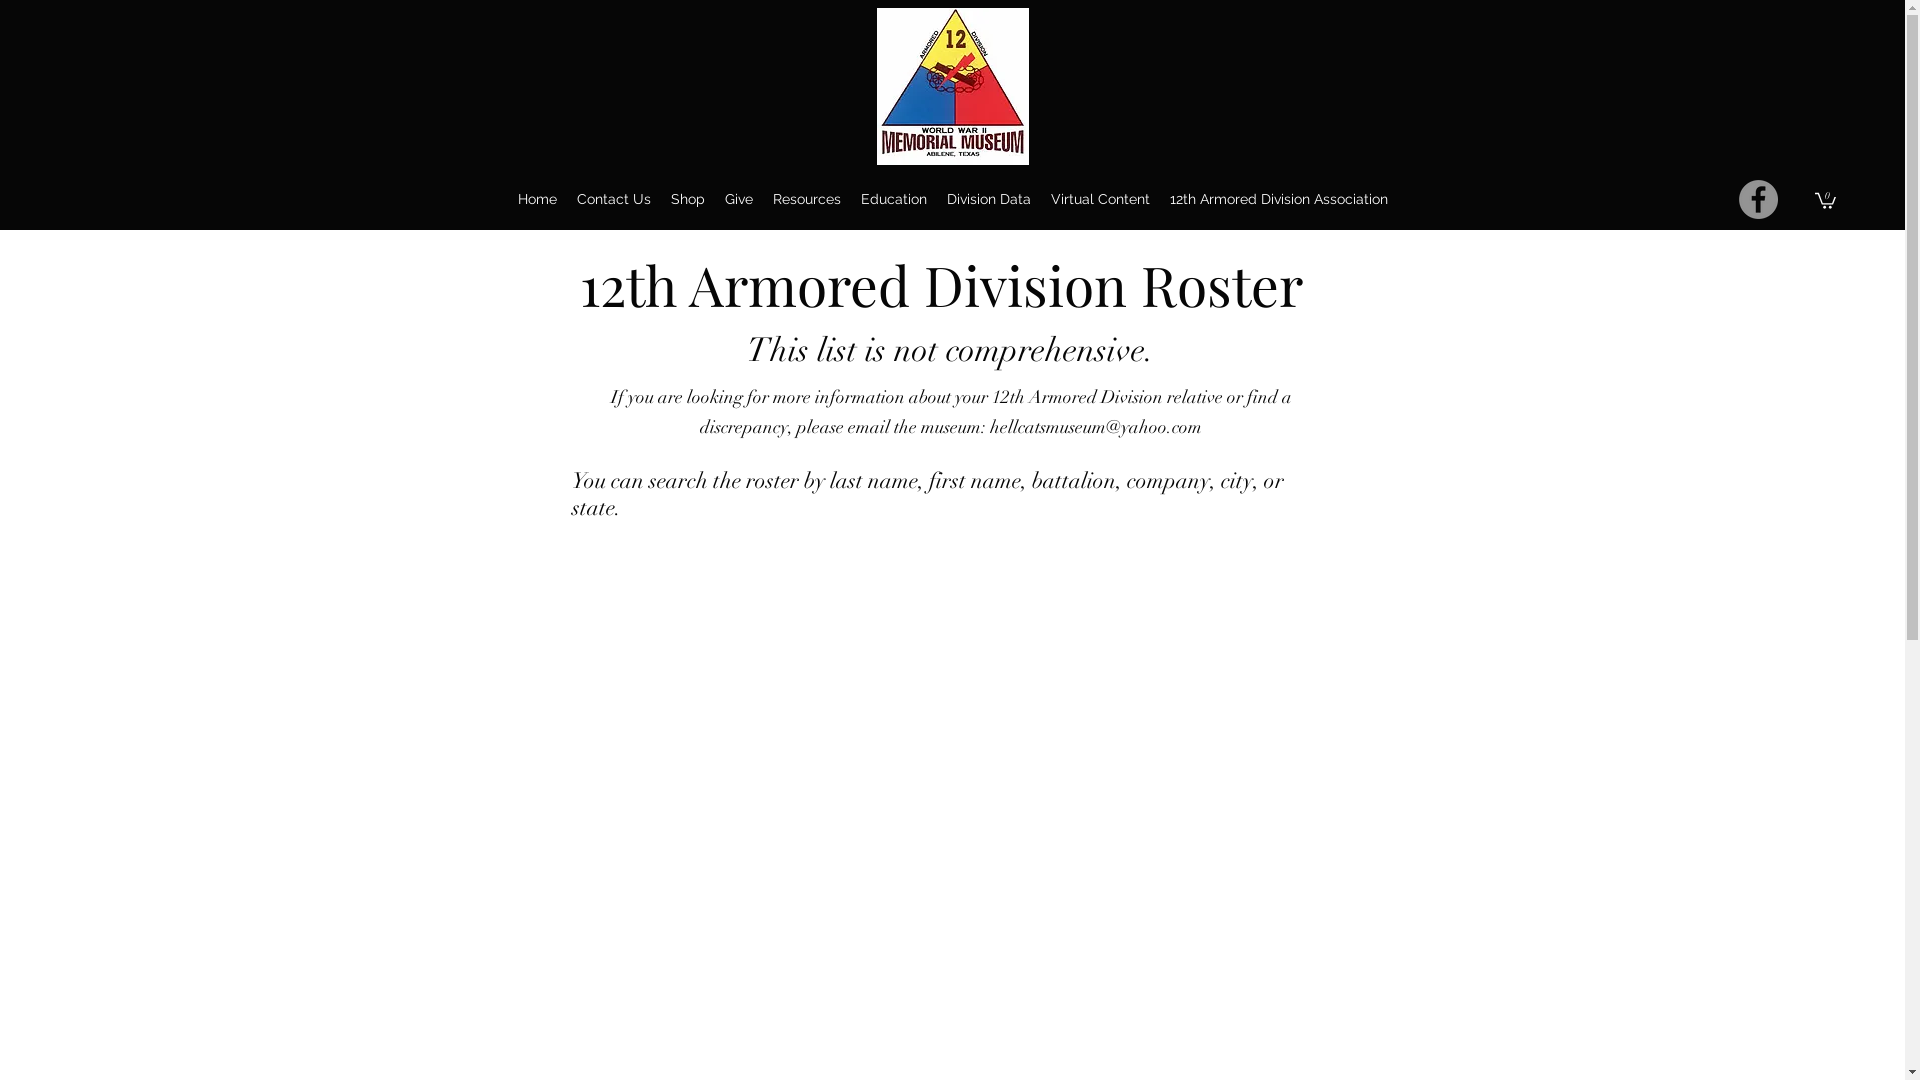  I want to click on 'hellcatsmuseum@yahoo.com', so click(989, 426).